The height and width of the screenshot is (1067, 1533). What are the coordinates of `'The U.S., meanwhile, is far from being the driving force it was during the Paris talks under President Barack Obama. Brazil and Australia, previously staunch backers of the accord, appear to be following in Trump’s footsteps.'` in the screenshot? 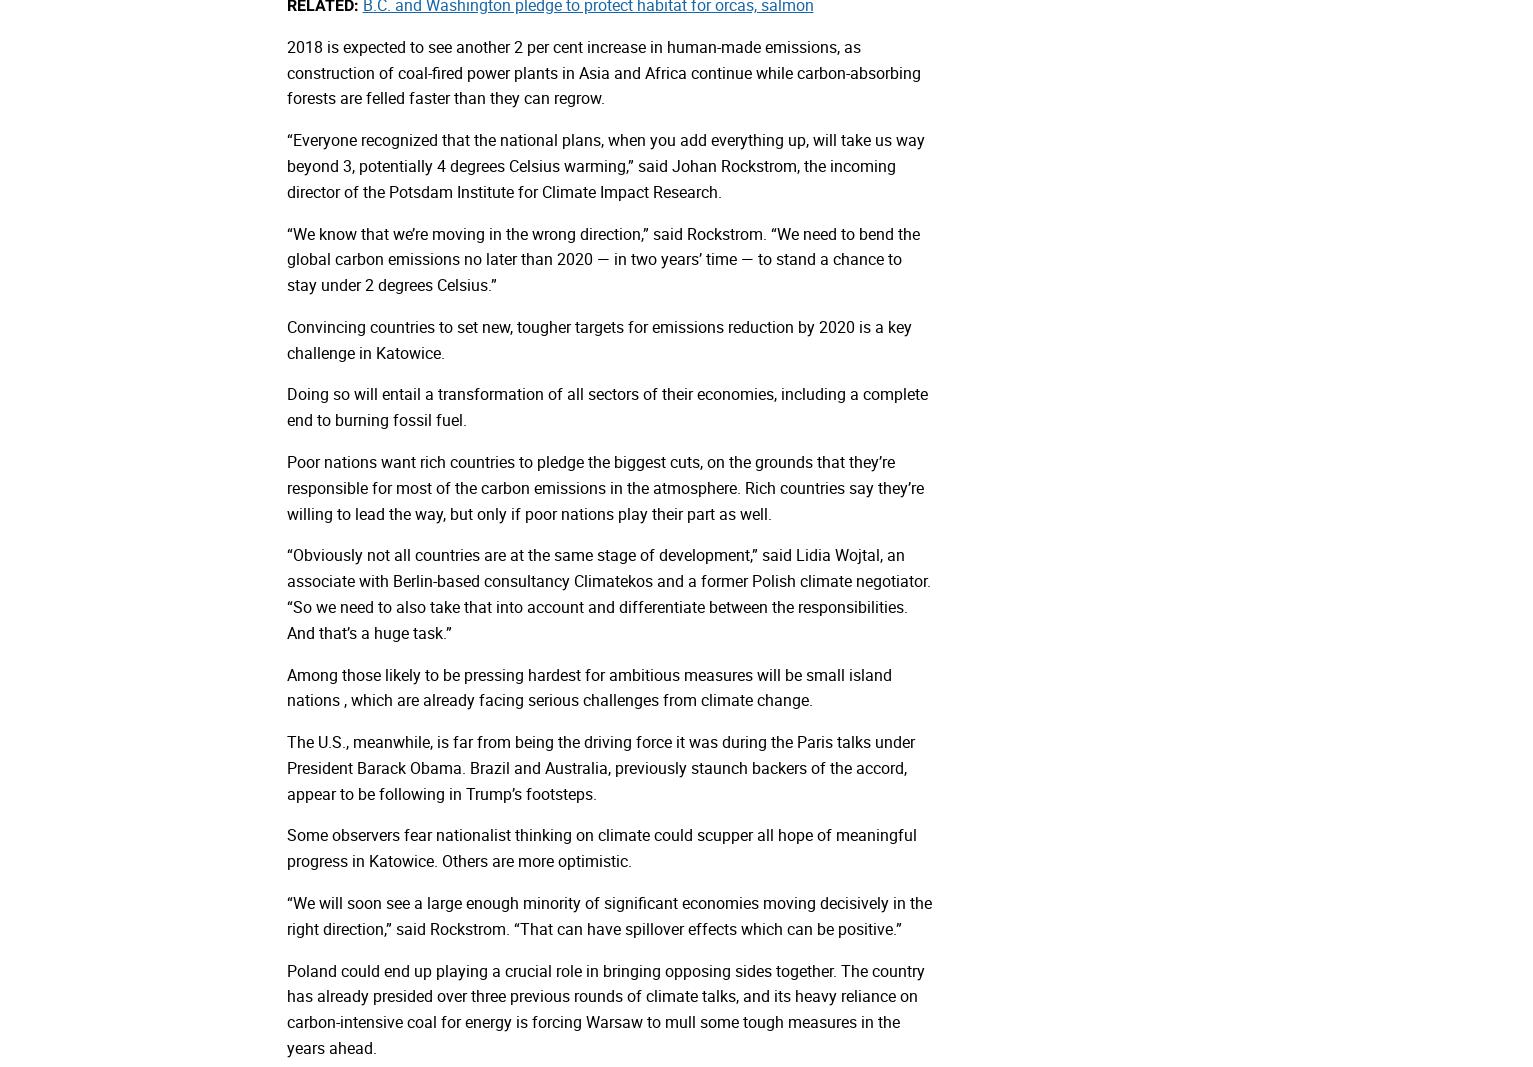 It's located at (599, 766).